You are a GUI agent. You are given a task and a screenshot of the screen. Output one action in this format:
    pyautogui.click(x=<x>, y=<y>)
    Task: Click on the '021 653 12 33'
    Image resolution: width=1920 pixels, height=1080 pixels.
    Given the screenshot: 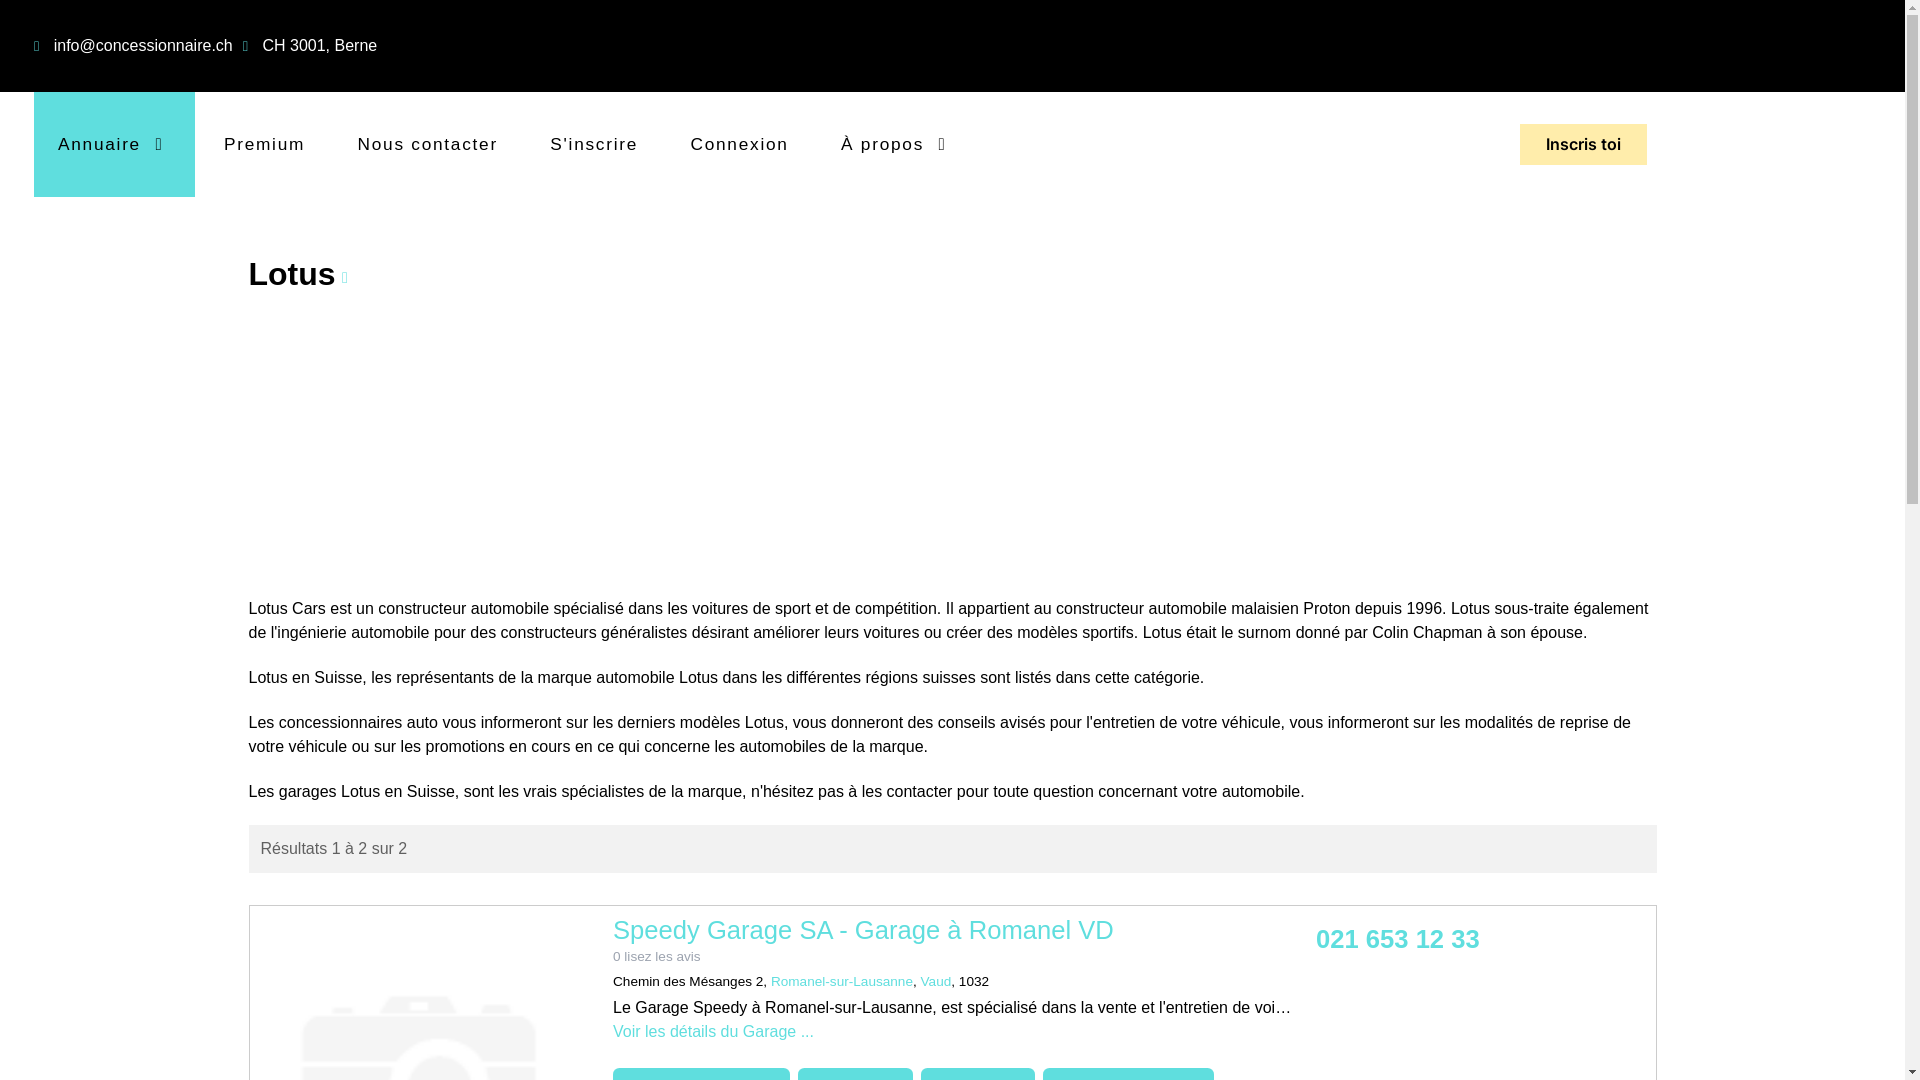 What is the action you would take?
    pyautogui.click(x=1396, y=938)
    